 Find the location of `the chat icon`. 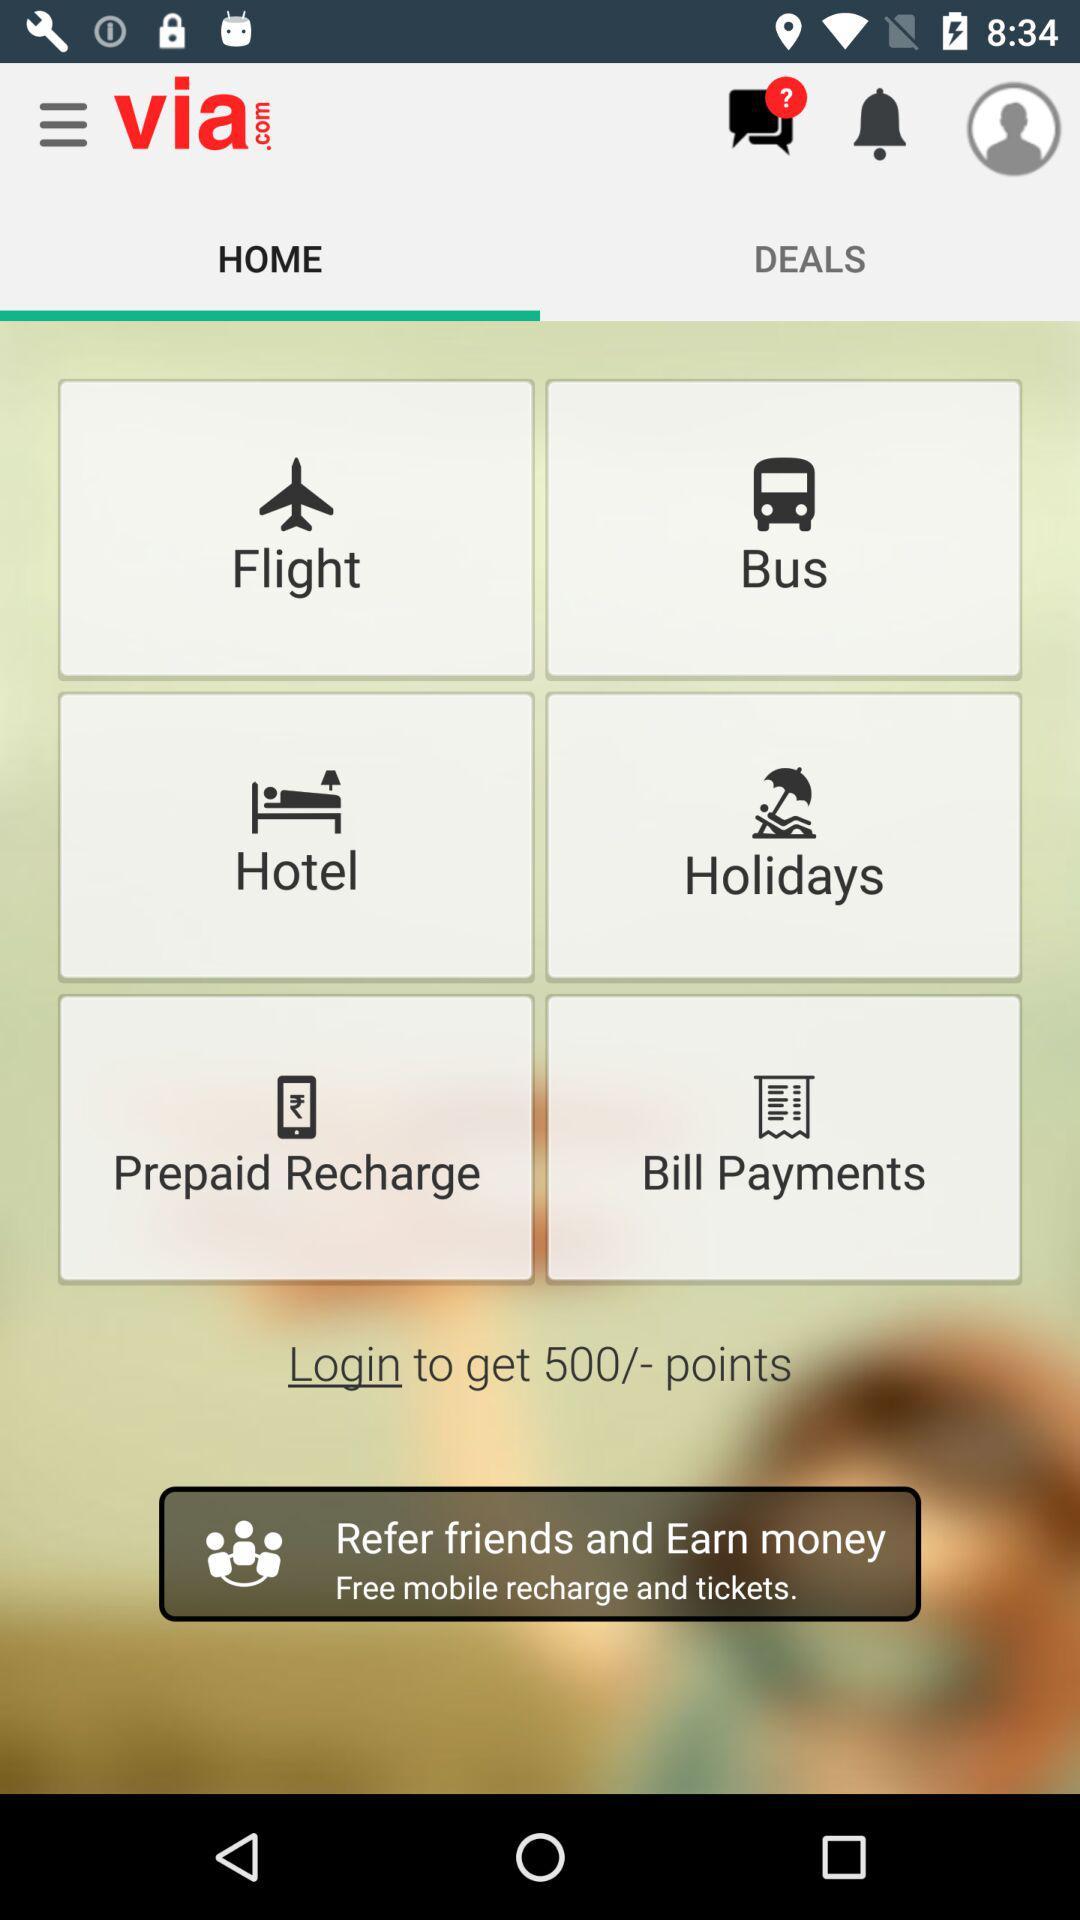

the chat icon is located at coordinates (760, 121).